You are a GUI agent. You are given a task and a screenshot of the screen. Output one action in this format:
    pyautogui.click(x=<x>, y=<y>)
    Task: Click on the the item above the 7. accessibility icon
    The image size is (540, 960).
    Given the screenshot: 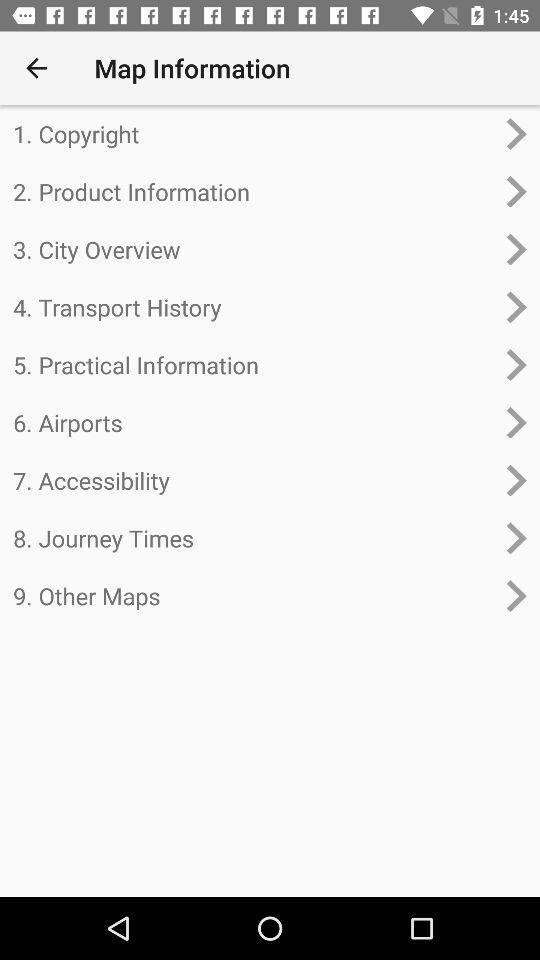 What is the action you would take?
    pyautogui.click(x=253, y=422)
    